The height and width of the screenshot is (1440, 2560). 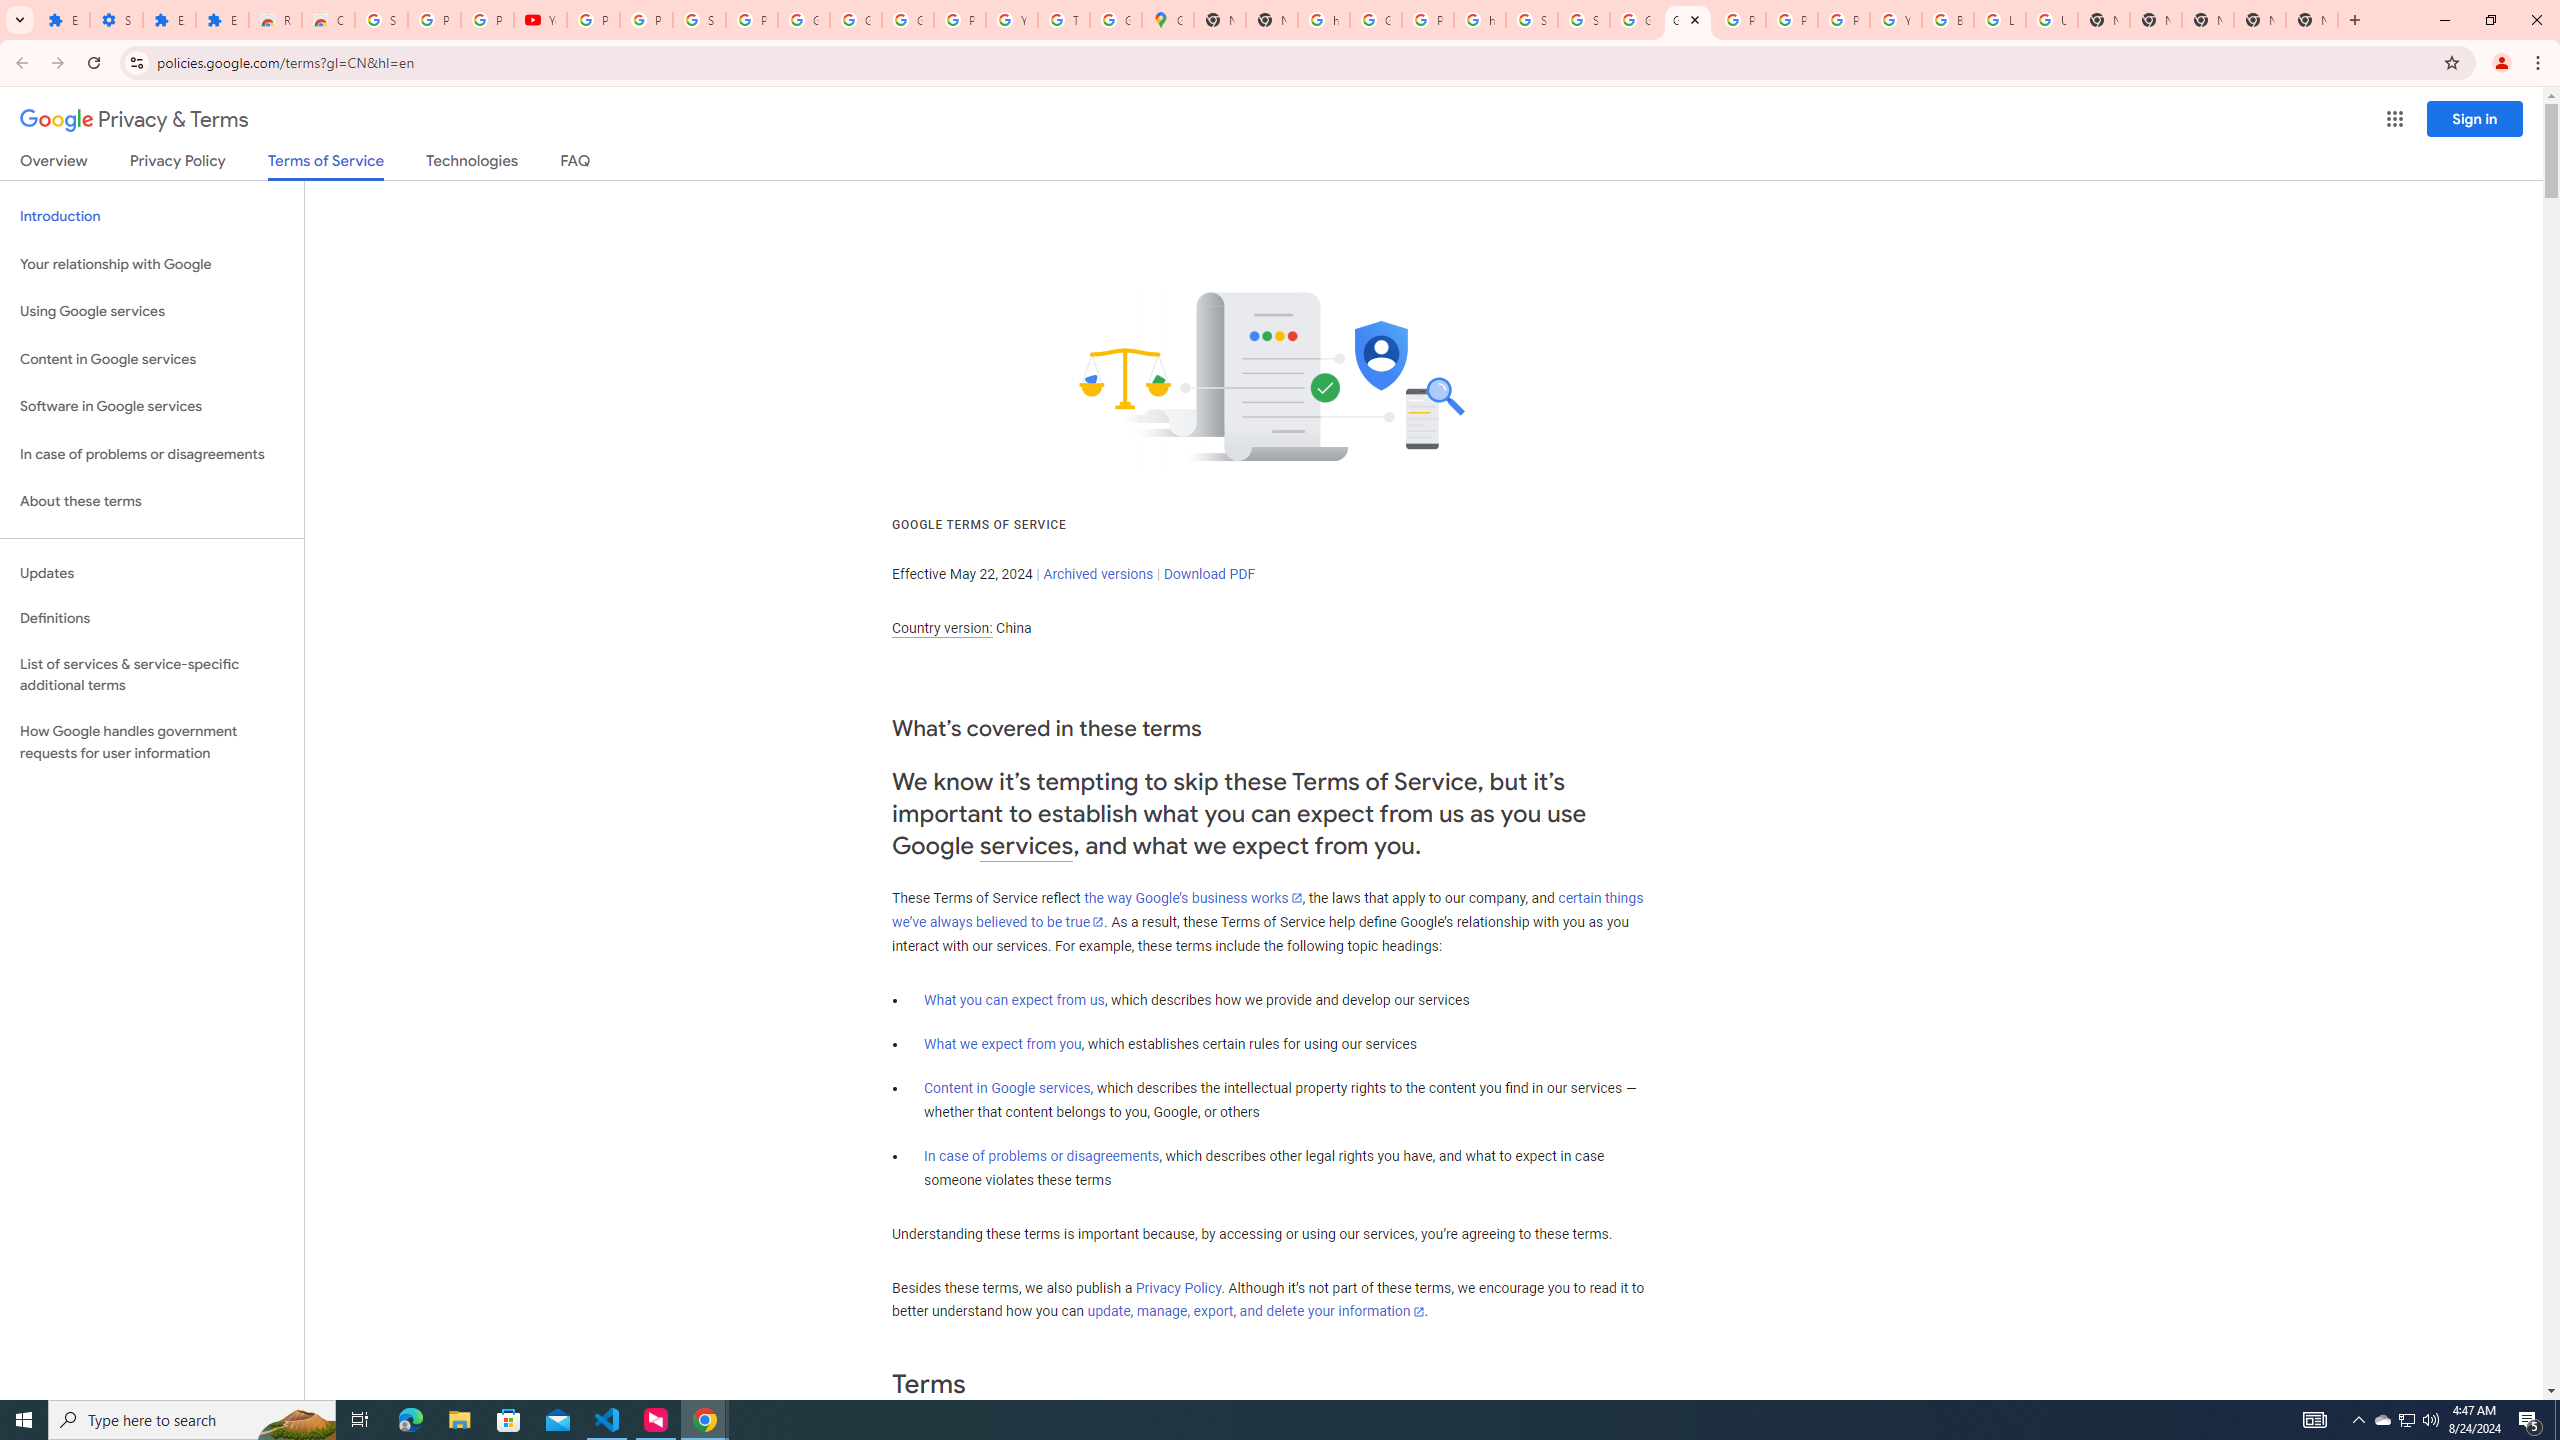 I want to click on 'YouTube', so click(x=1011, y=19).